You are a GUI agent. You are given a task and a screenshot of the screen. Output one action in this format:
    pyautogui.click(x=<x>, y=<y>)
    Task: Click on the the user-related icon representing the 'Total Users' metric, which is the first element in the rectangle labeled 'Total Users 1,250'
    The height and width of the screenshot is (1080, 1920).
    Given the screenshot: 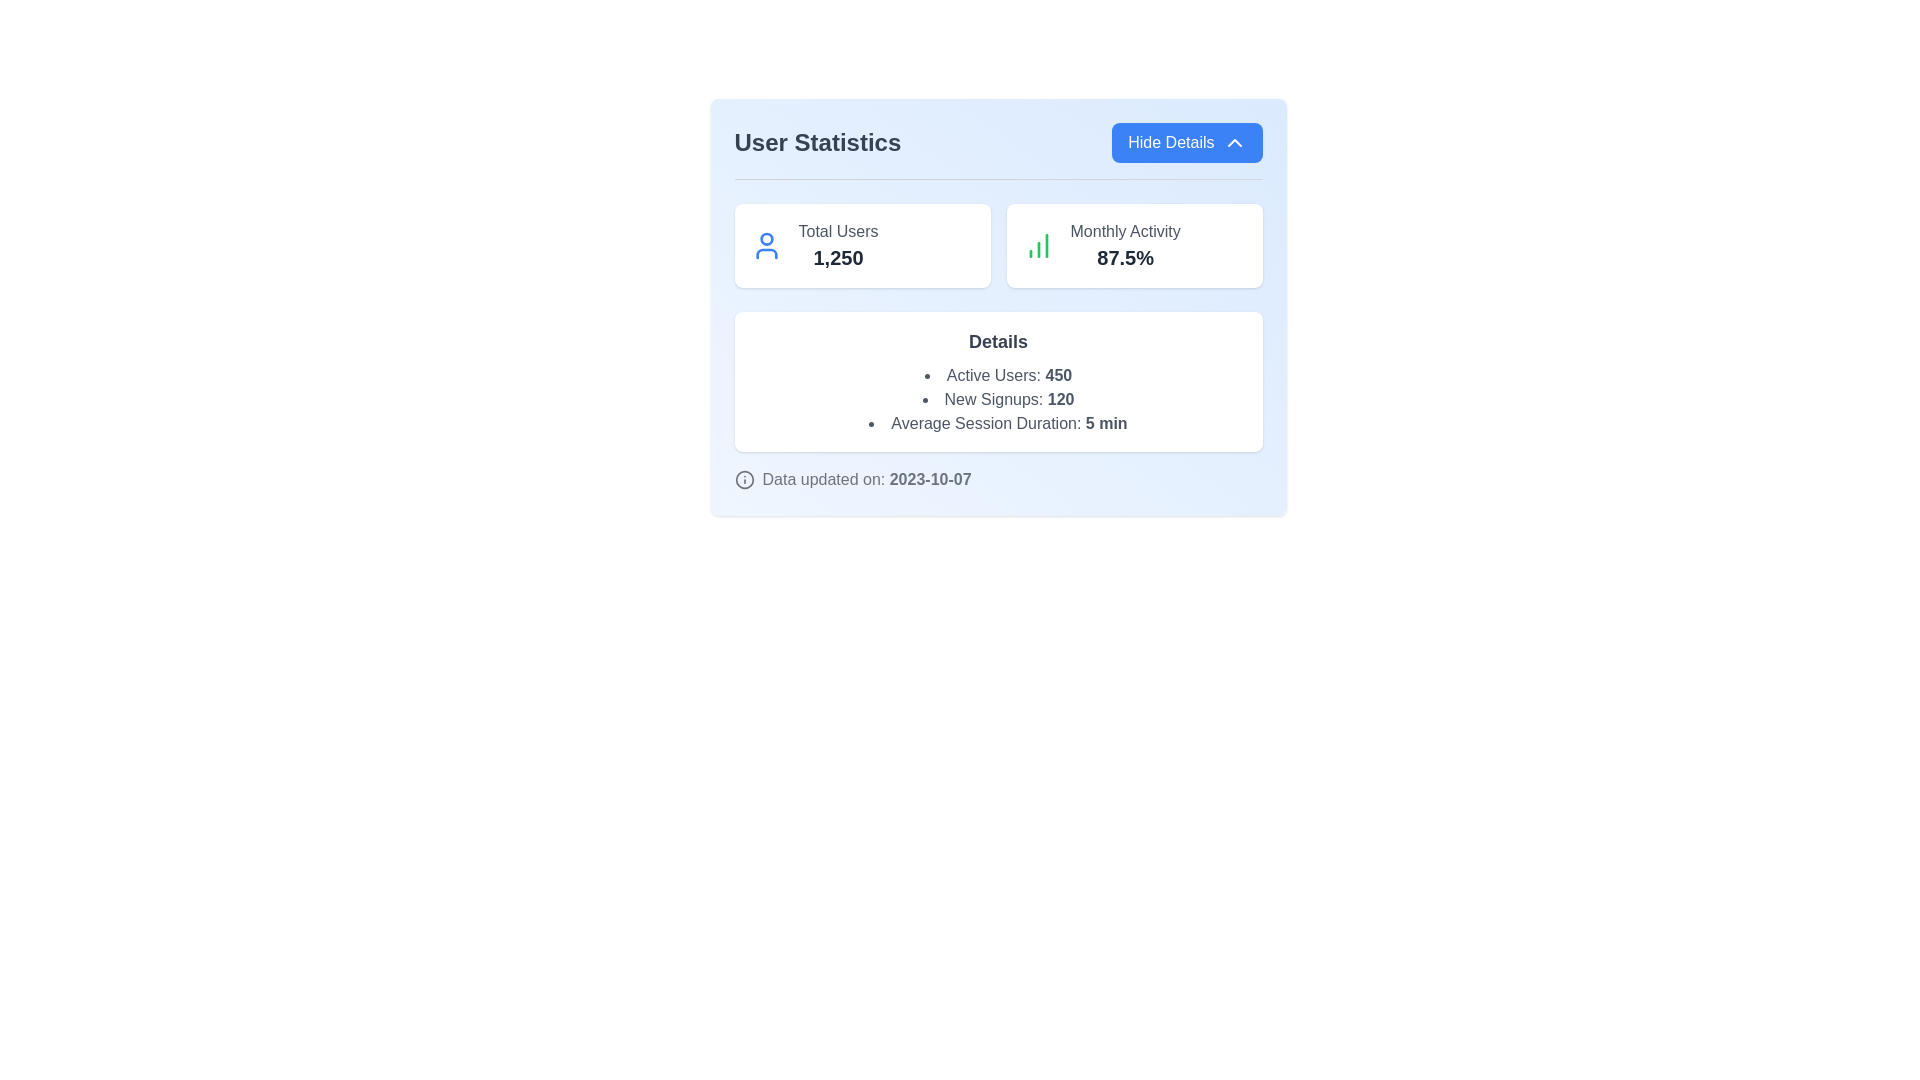 What is the action you would take?
    pyautogui.click(x=765, y=245)
    